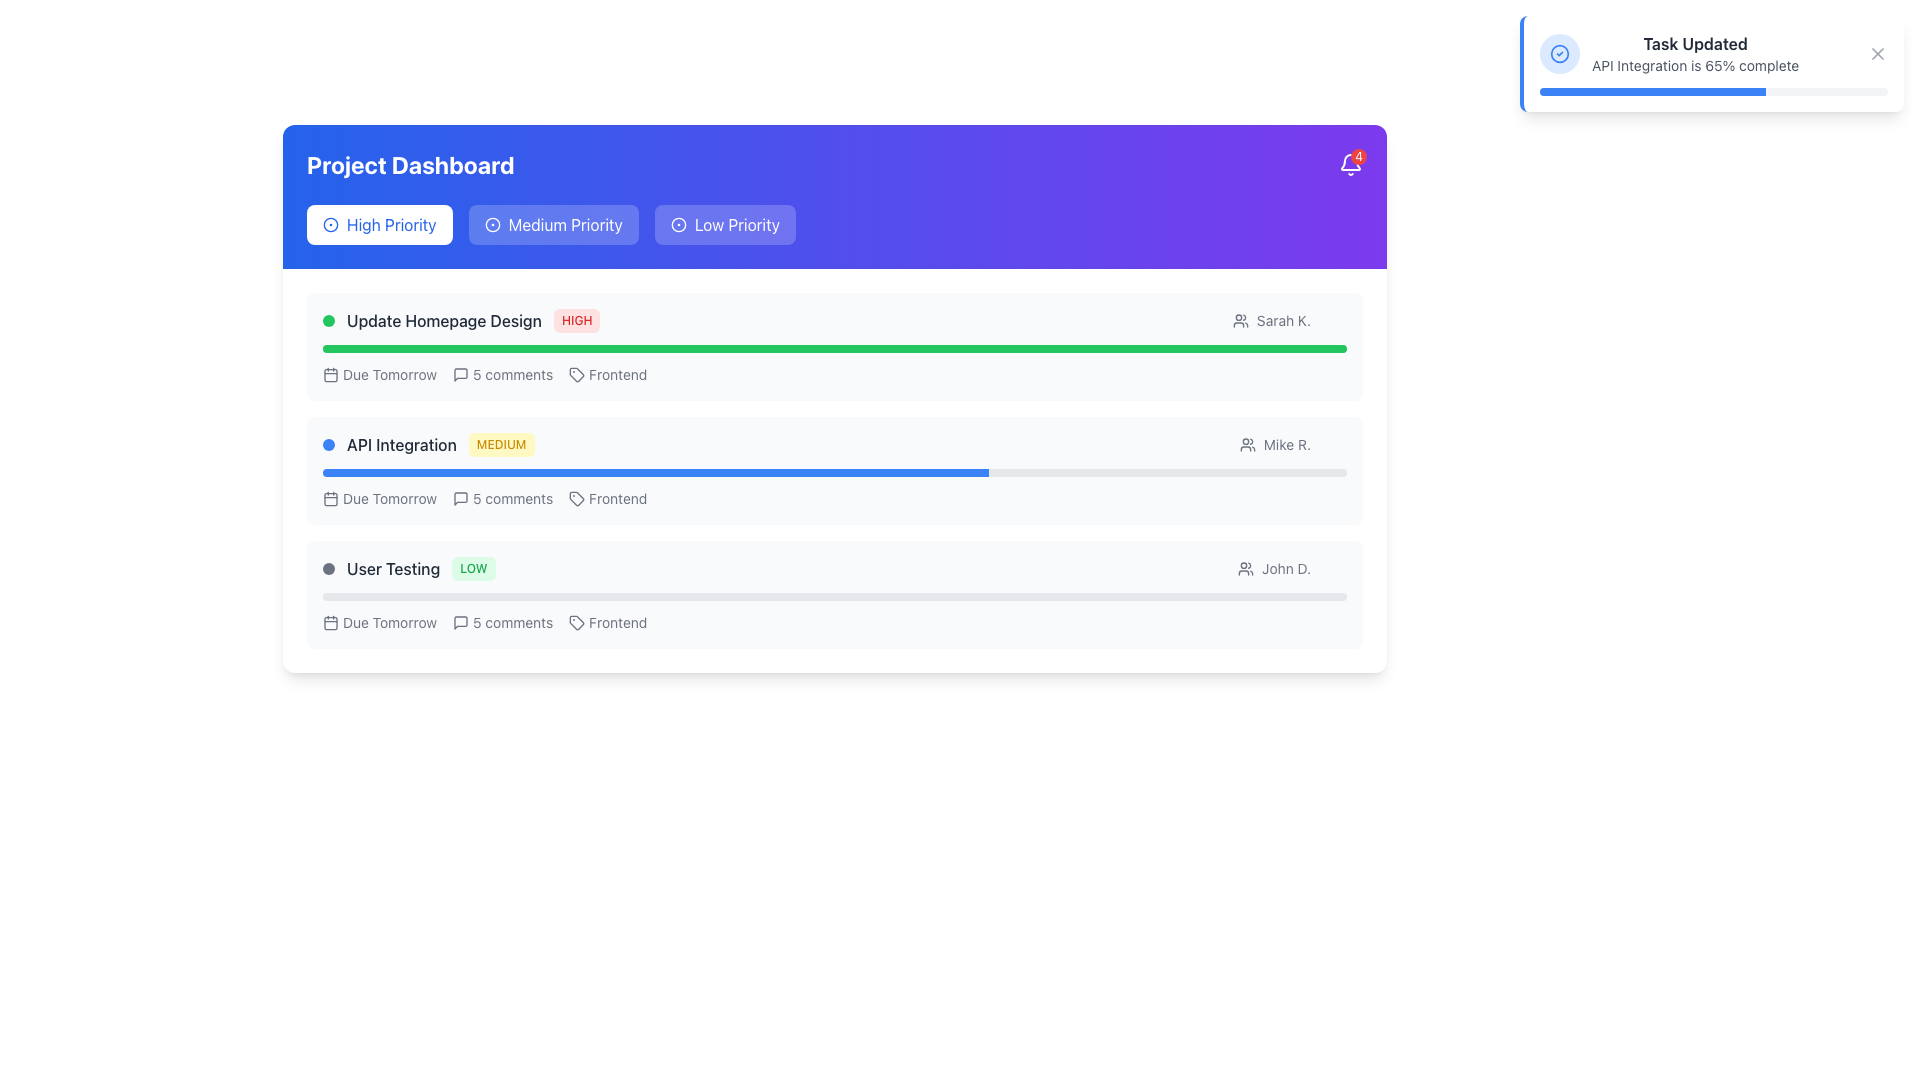 Image resolution: width=1920 pixels, height=1080 pixels. Describe the element at coordinates (1283, 319) in the screenshot. I see `the text label displaying the user's name, which is positioned in the top row of the task list area, adjacent to a user icon and to the right of a green progress bar` at that location.